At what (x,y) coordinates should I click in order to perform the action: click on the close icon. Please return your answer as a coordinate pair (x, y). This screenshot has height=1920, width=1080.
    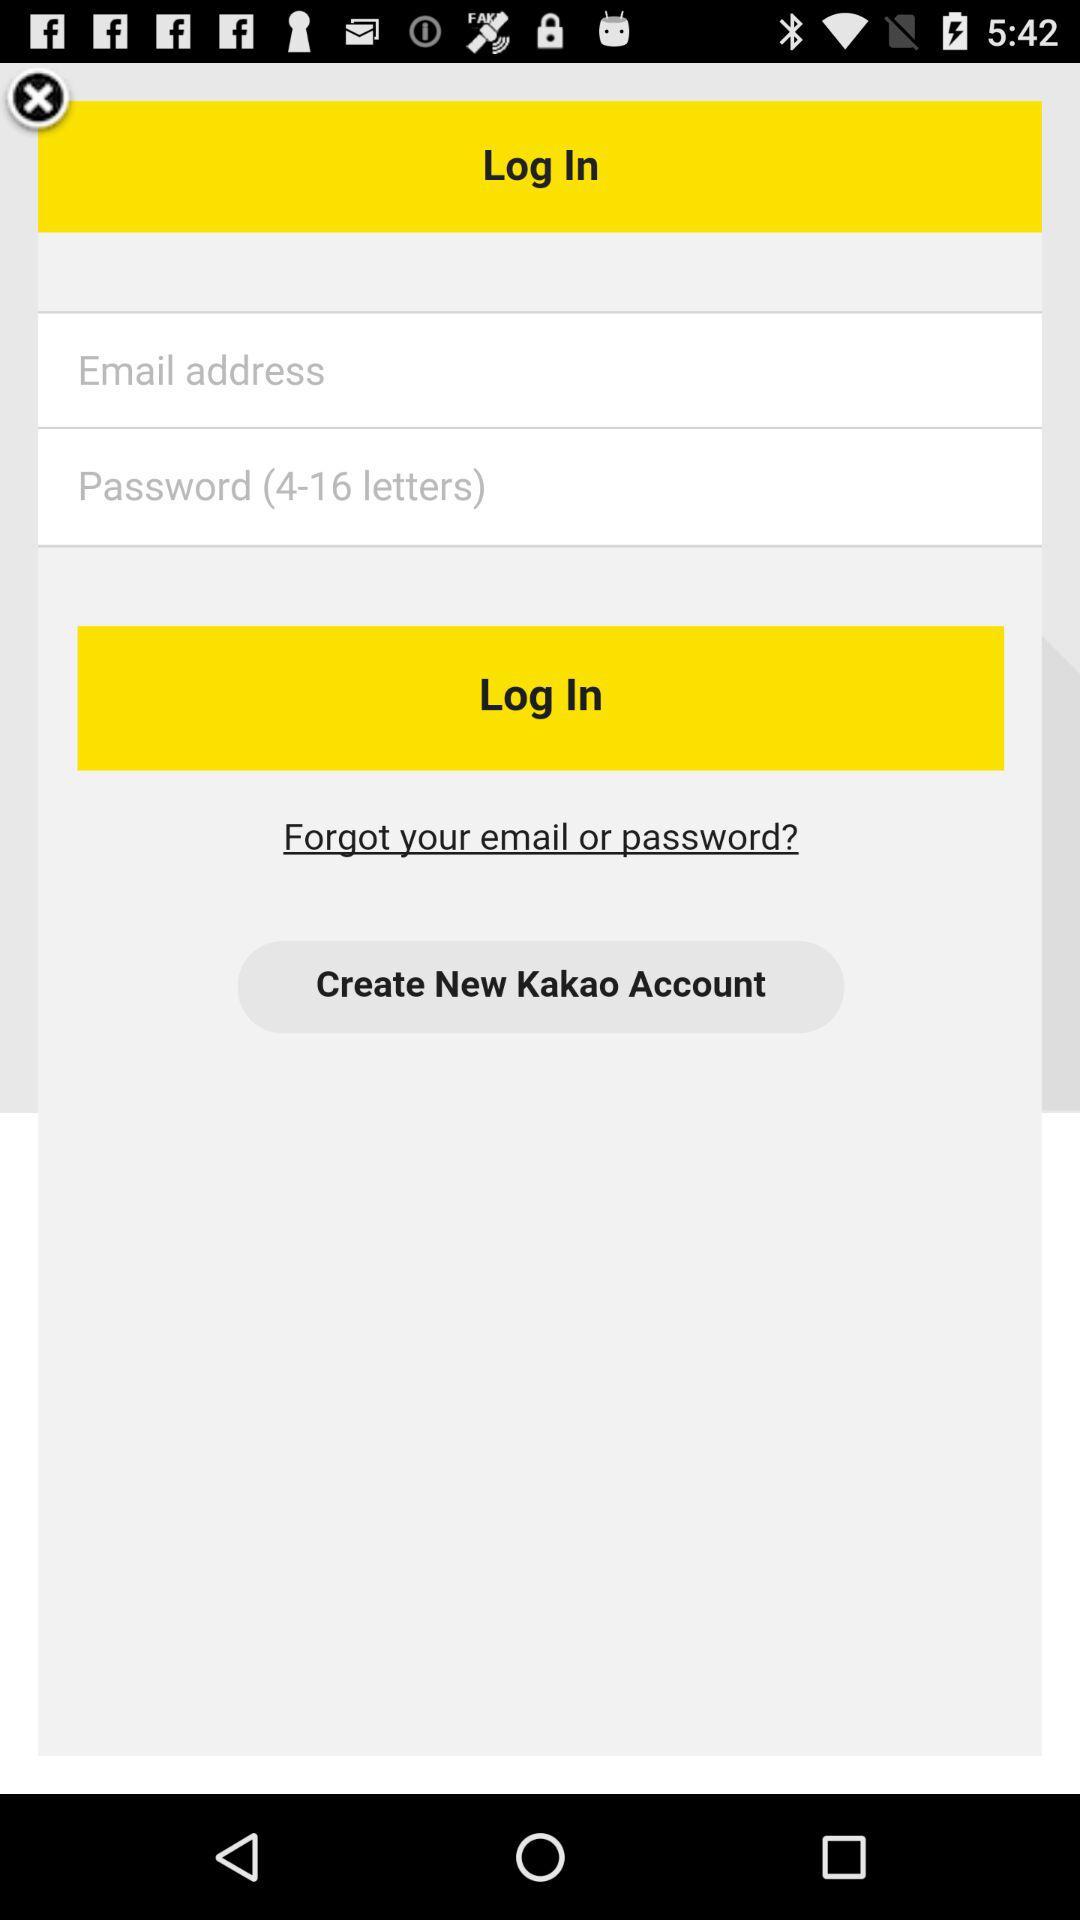
    Looking at the image, I should click on (38, 107).